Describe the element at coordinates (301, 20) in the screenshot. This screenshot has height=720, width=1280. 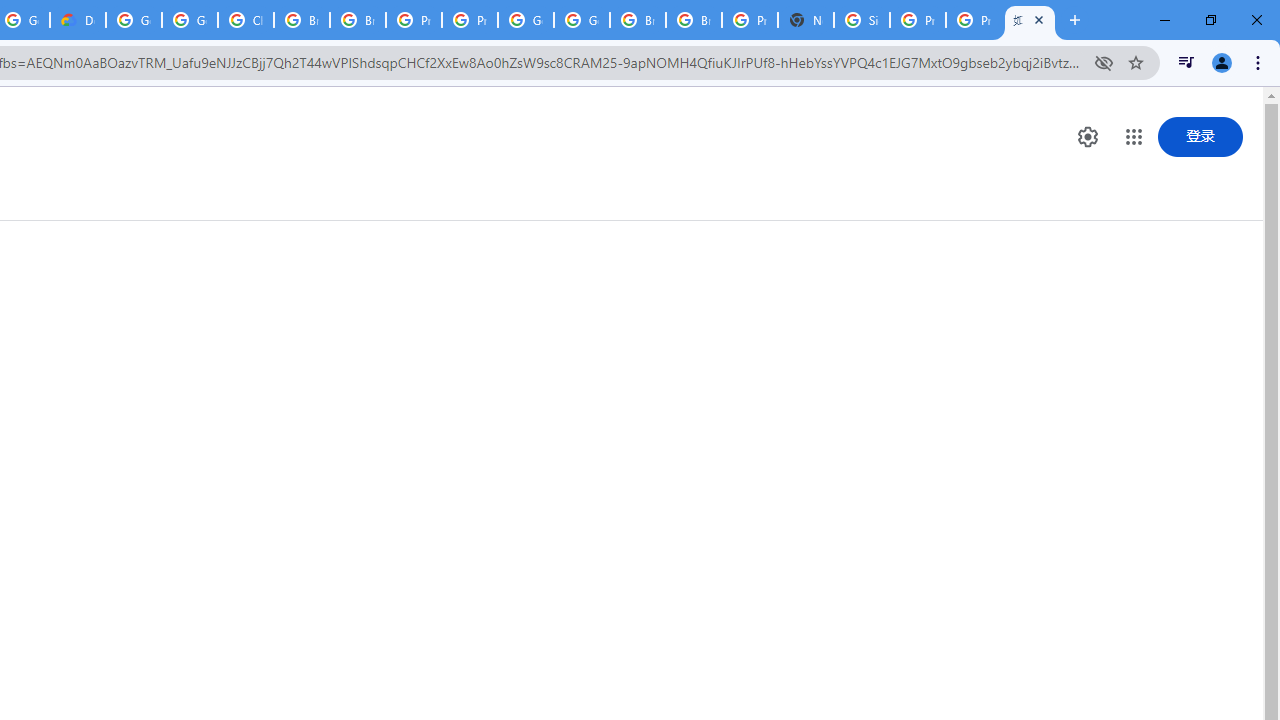
I see `'Browse Chrome as a guest - Computer - Google Chrome Help'` at that location.